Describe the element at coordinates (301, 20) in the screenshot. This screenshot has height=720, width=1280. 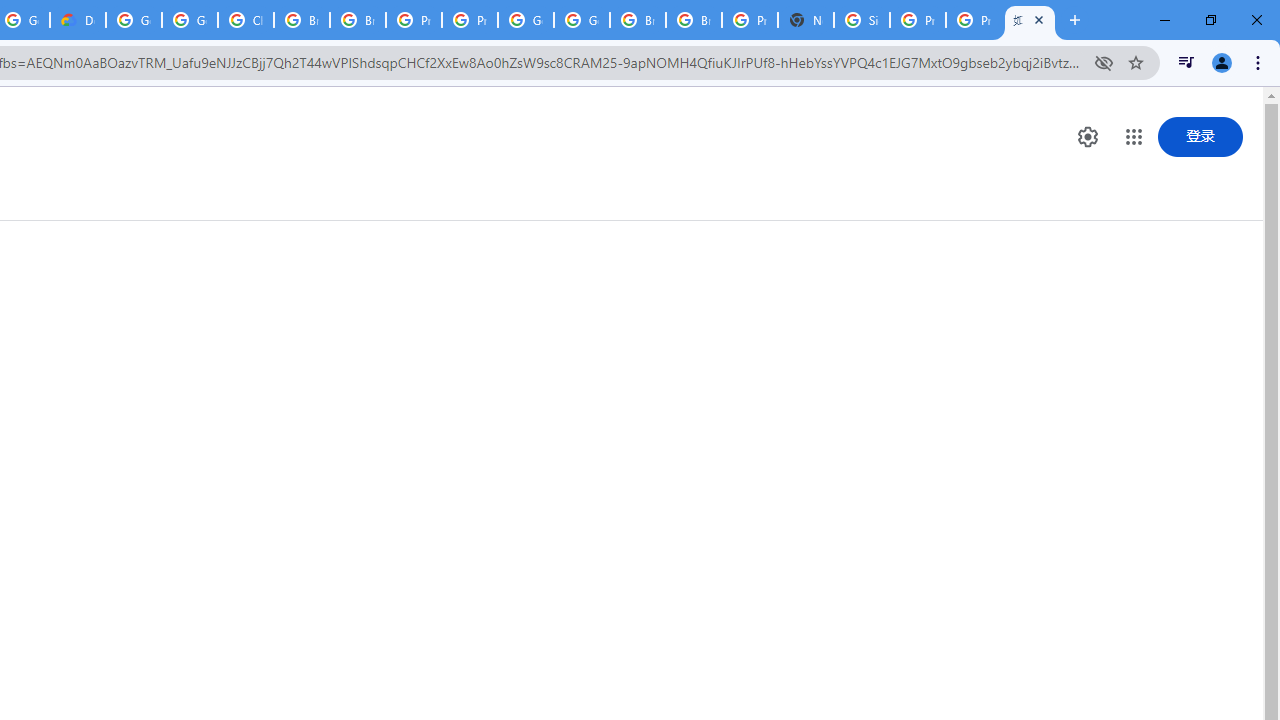
I see `'Browse Chrome as a guest - Computer - Google Chrome Help'` at that location.